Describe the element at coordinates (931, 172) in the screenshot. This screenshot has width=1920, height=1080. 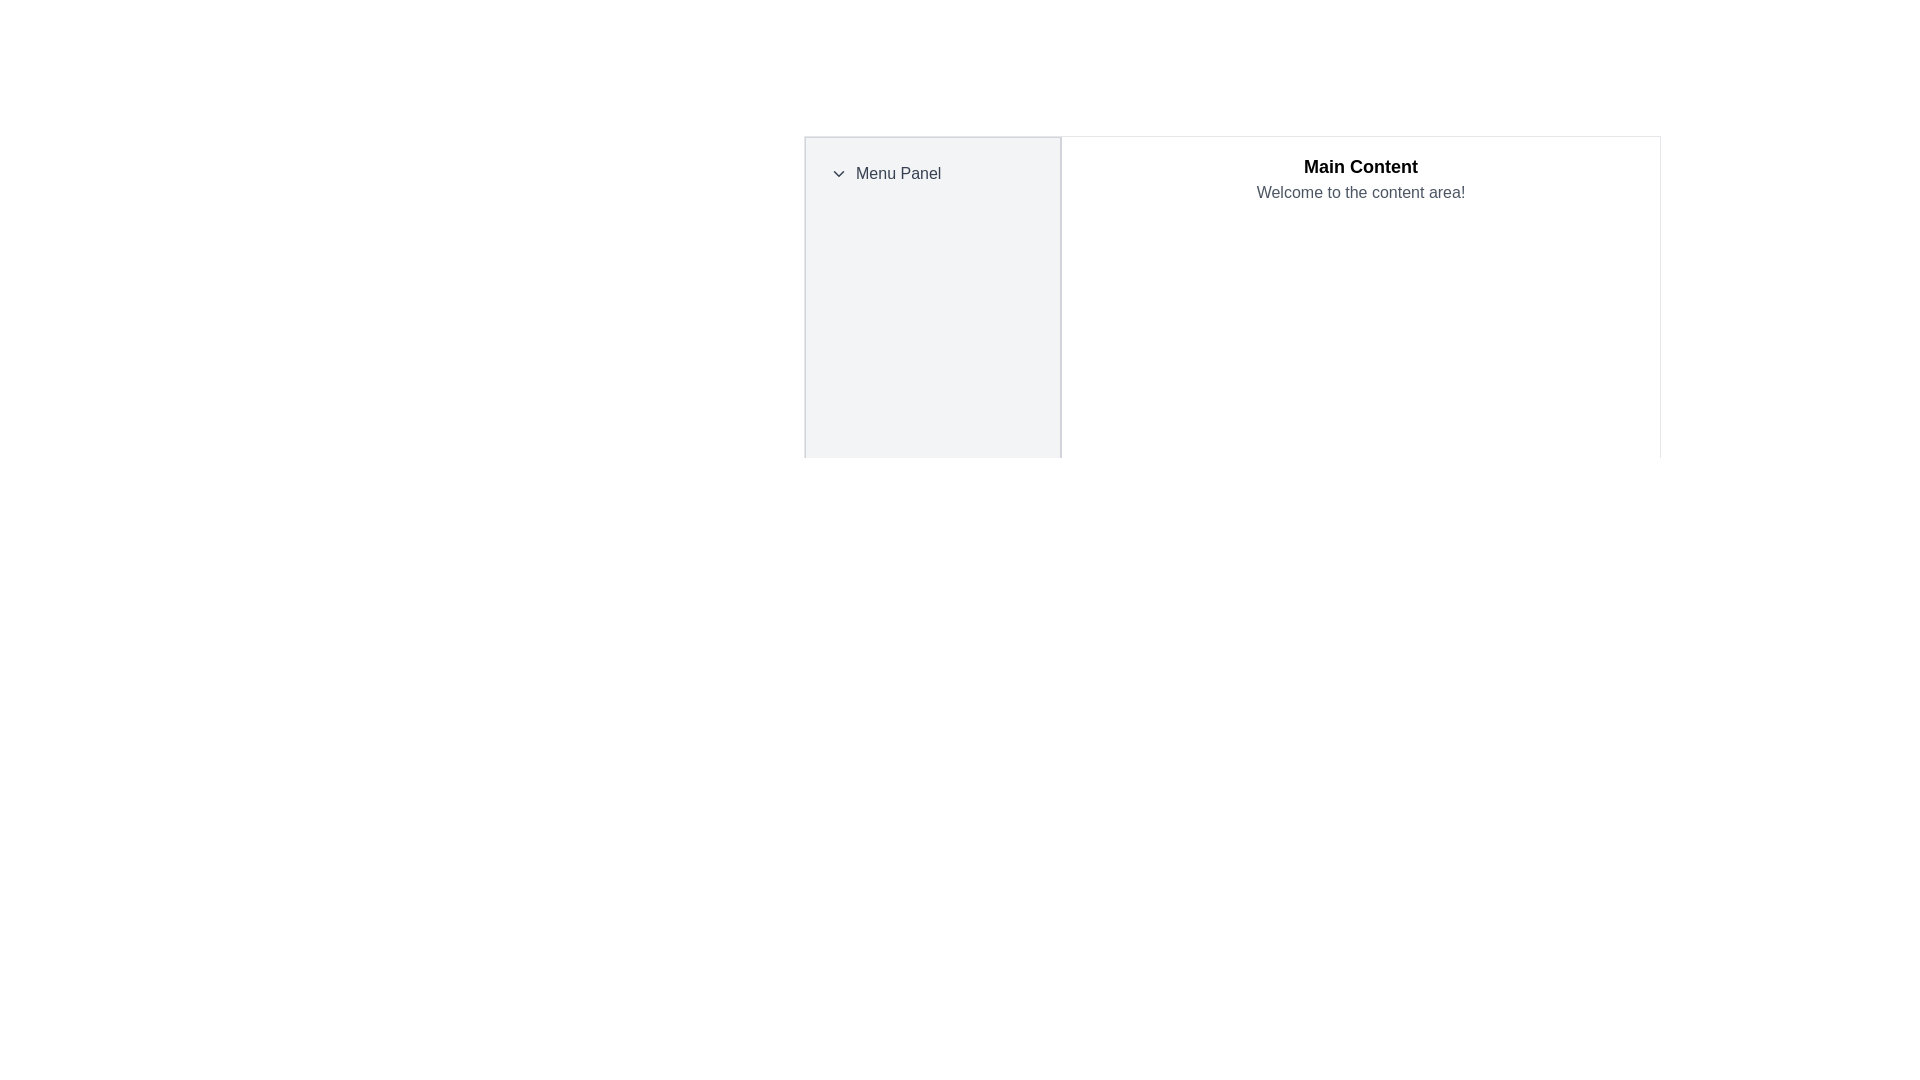
I see `the 'Menu Panel' collapsible menu header` at that location.